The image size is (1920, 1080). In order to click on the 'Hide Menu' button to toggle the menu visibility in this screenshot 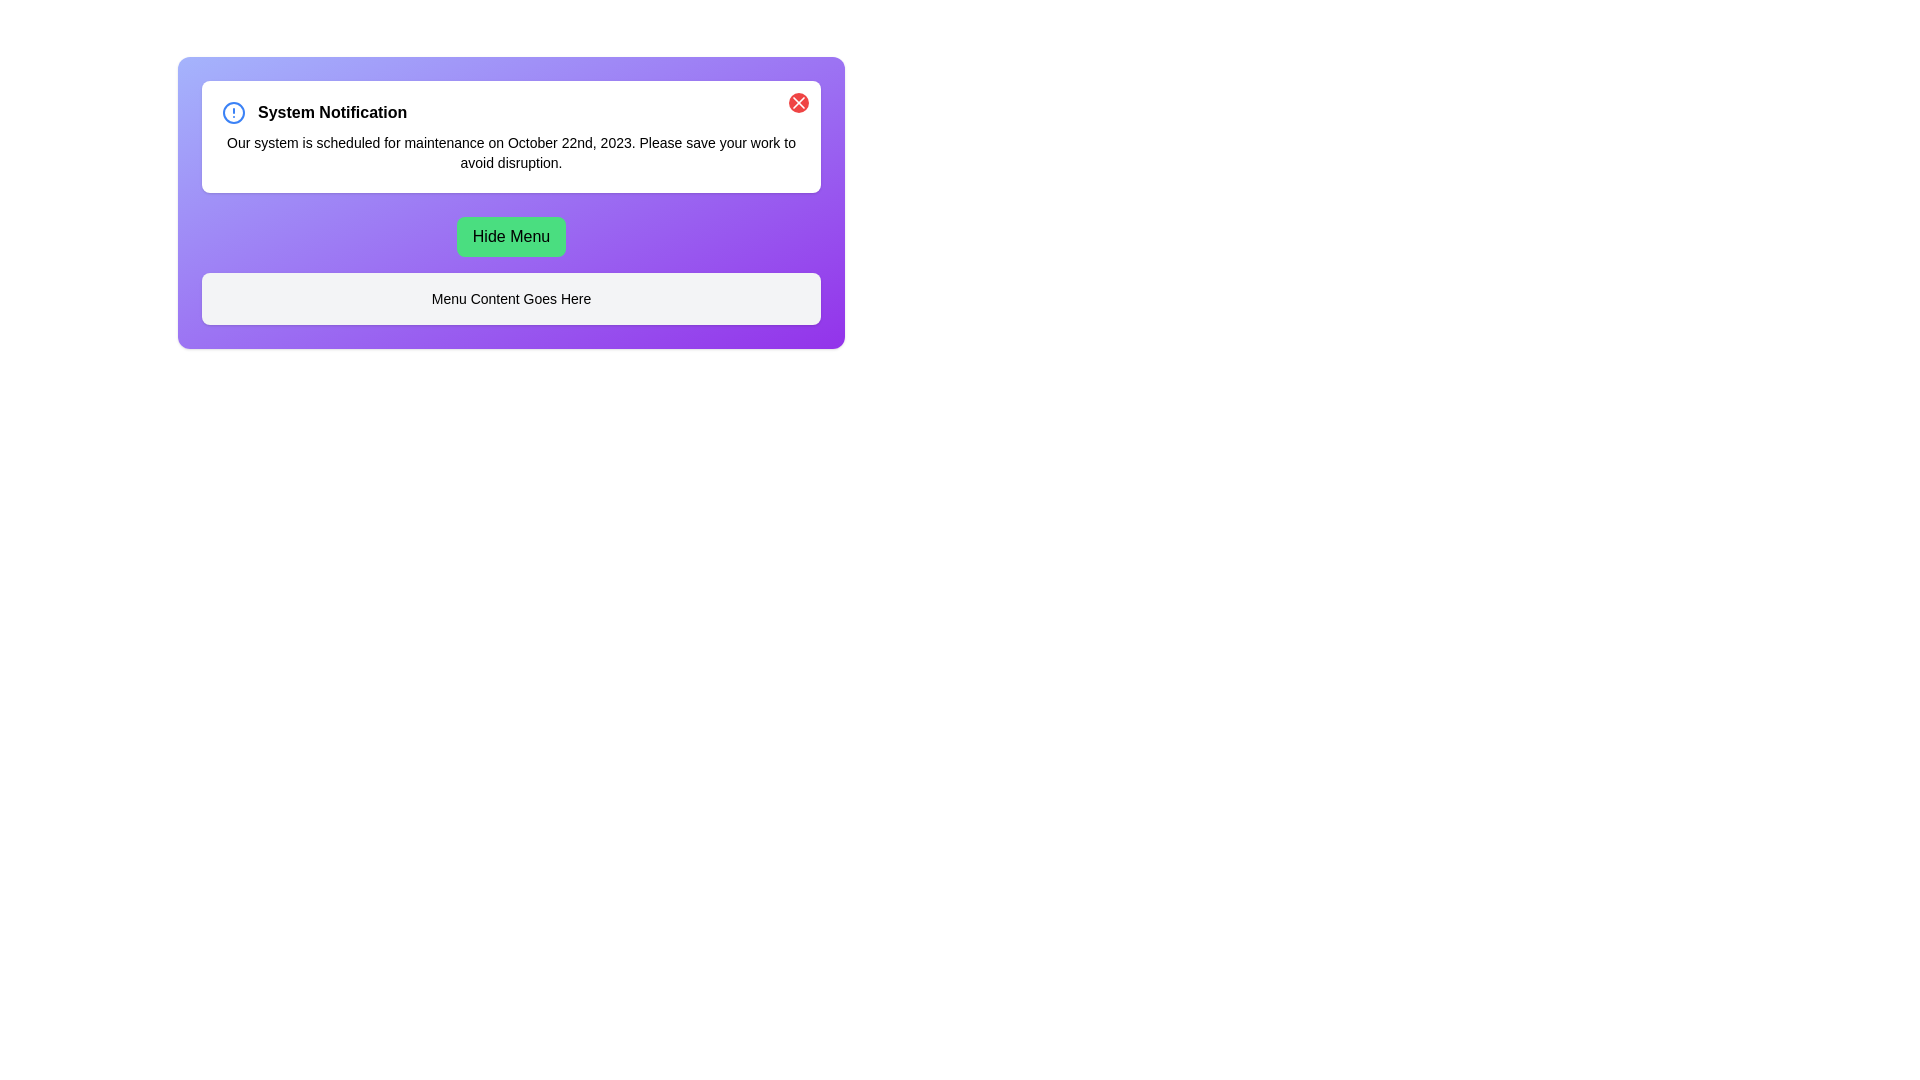, I will do `click(511, 235)`.